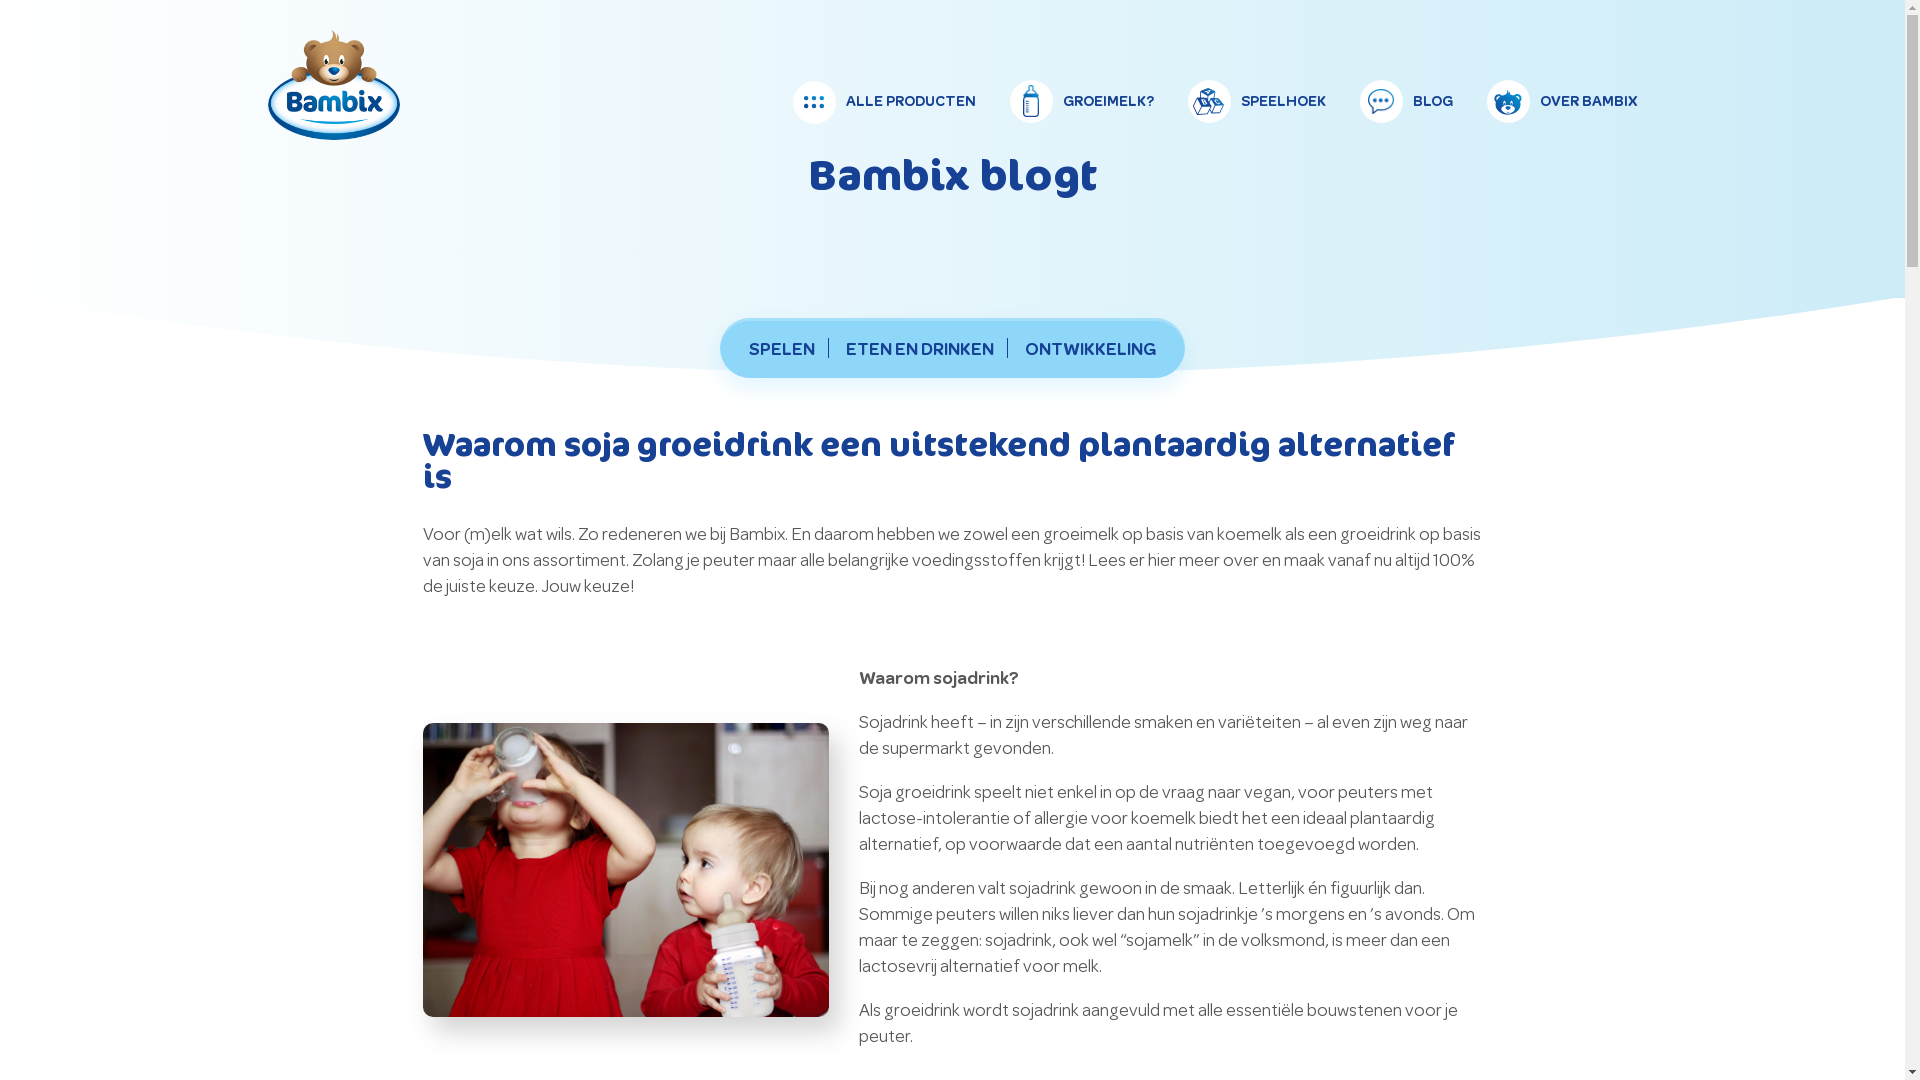 This screenshot has height=1080, width=1920. I want to click on 'OVER BAMBIX', so click(1560, 101).